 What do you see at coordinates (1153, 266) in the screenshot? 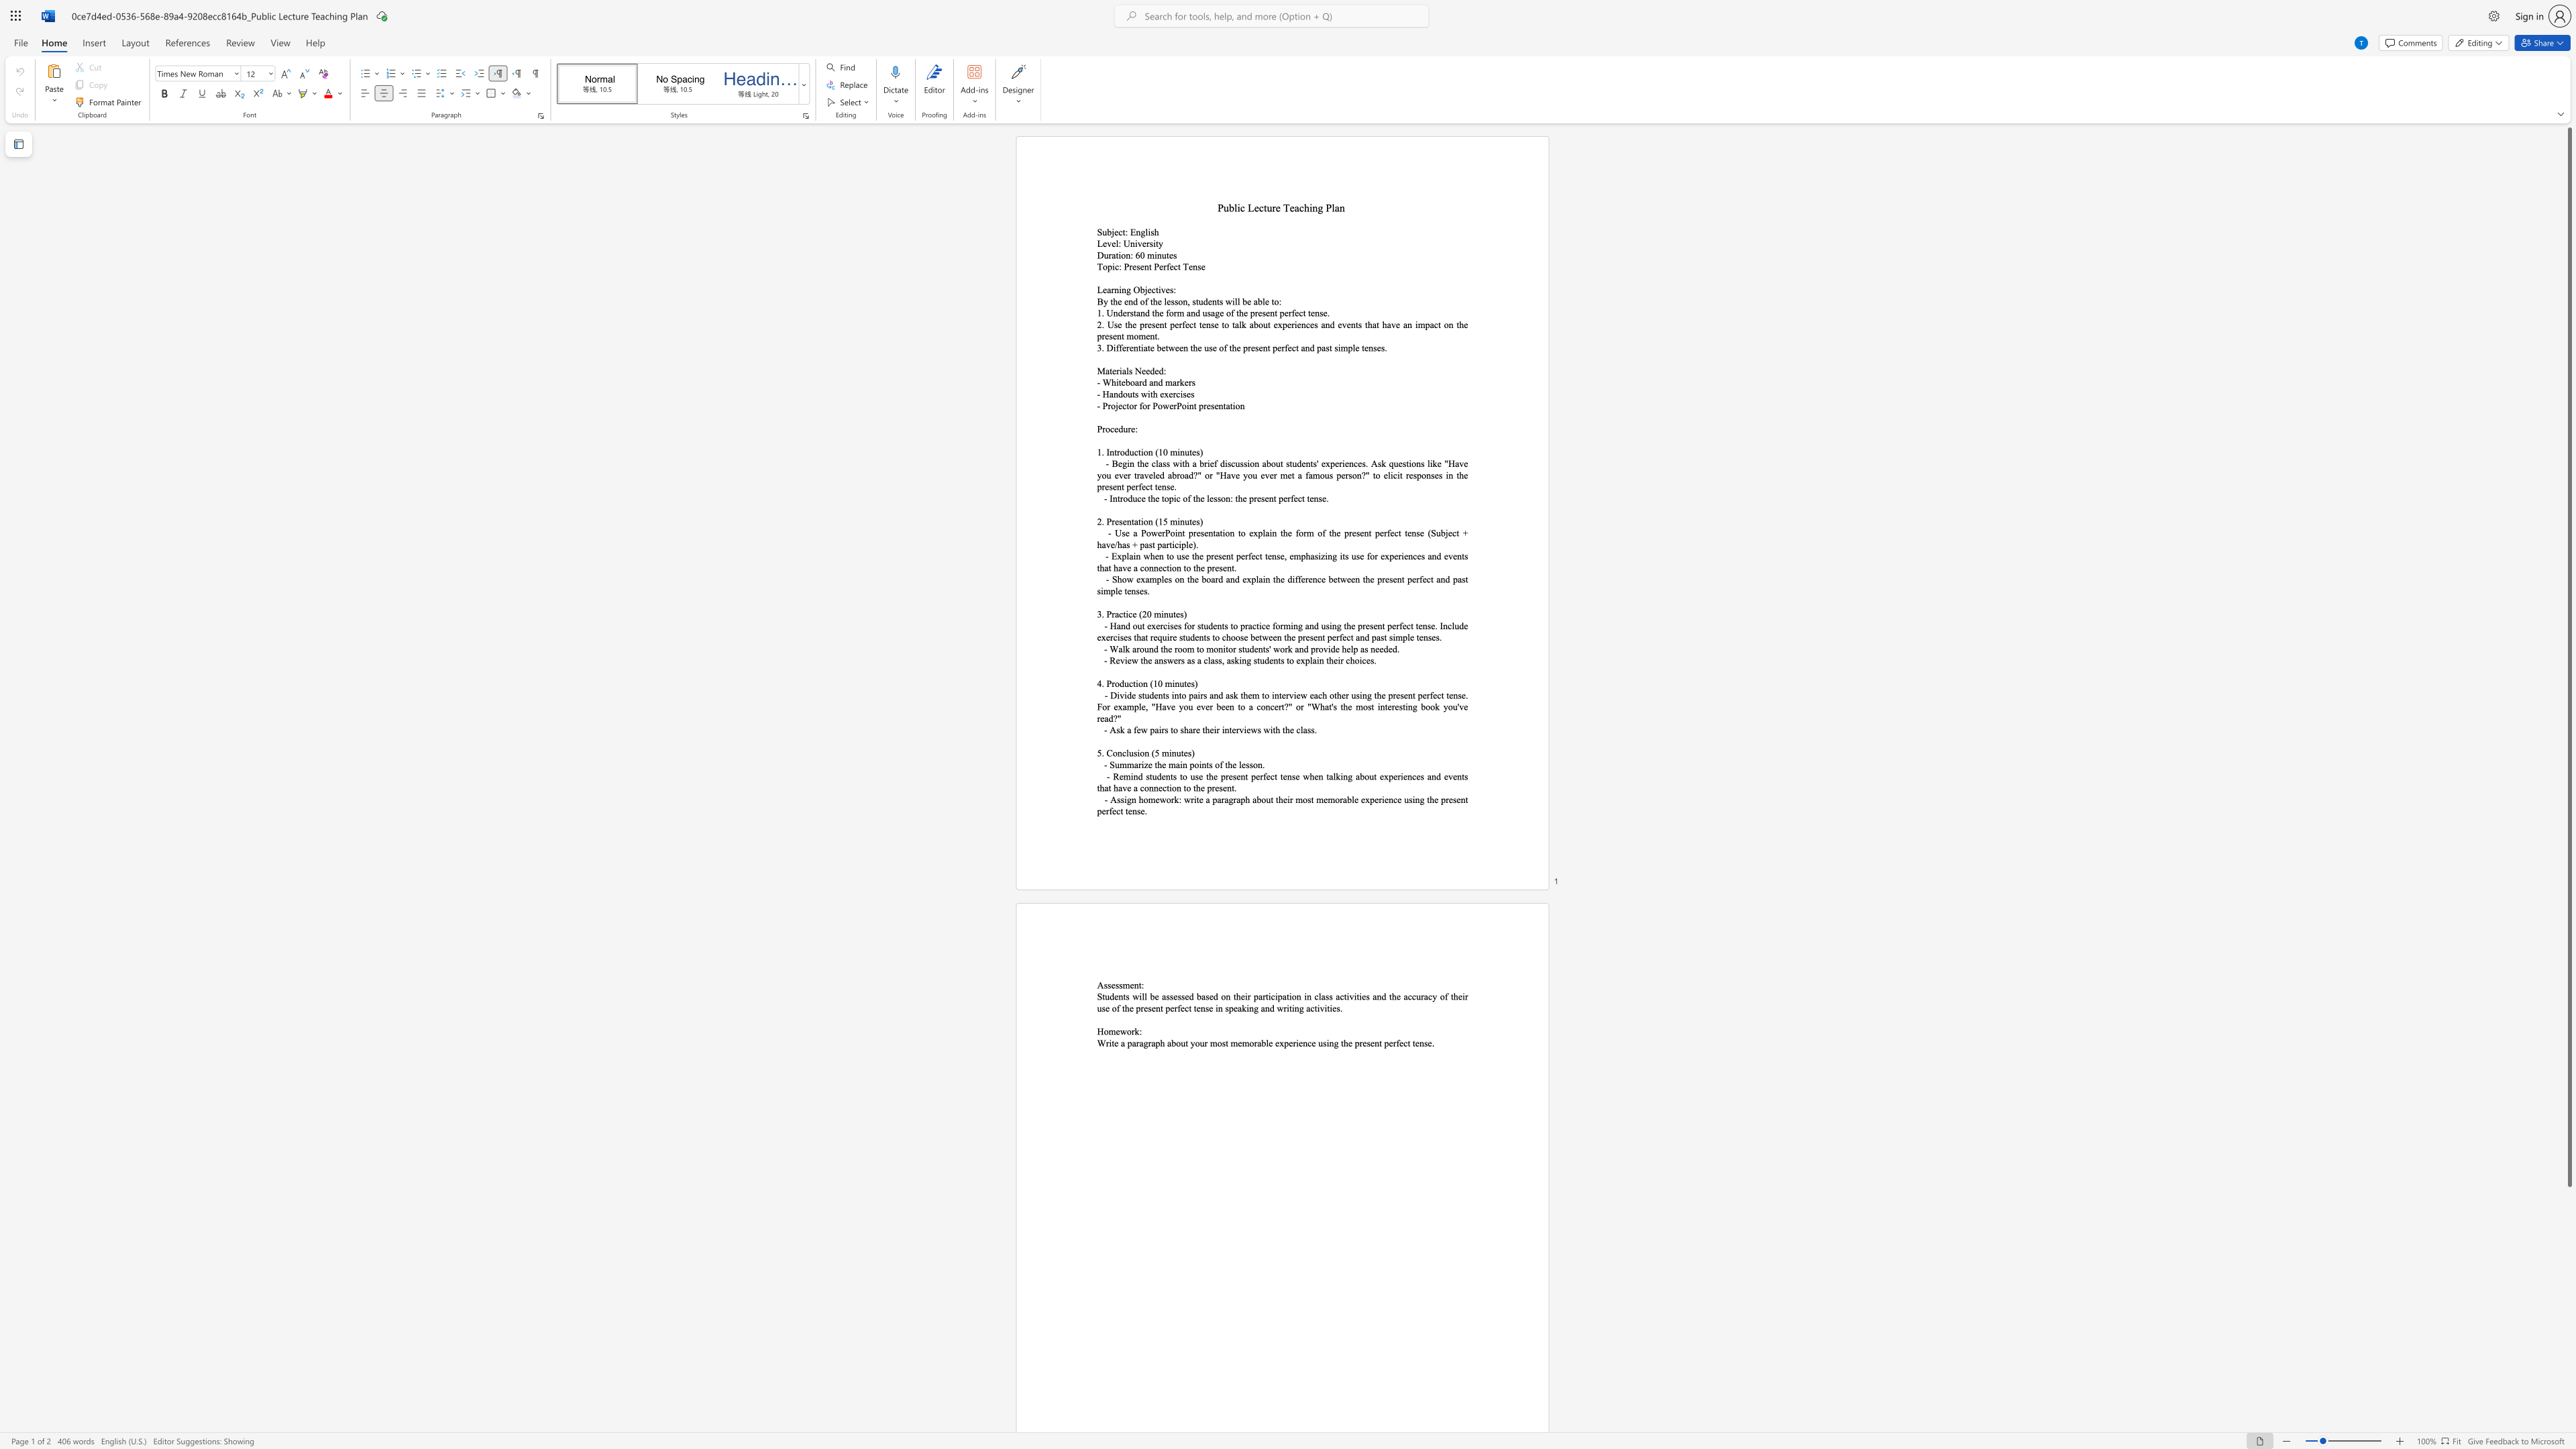
I see `the subset text "Perfect Te" within the text "Topic: Present Perfect Tense"` at bounding box center [1153, 266].